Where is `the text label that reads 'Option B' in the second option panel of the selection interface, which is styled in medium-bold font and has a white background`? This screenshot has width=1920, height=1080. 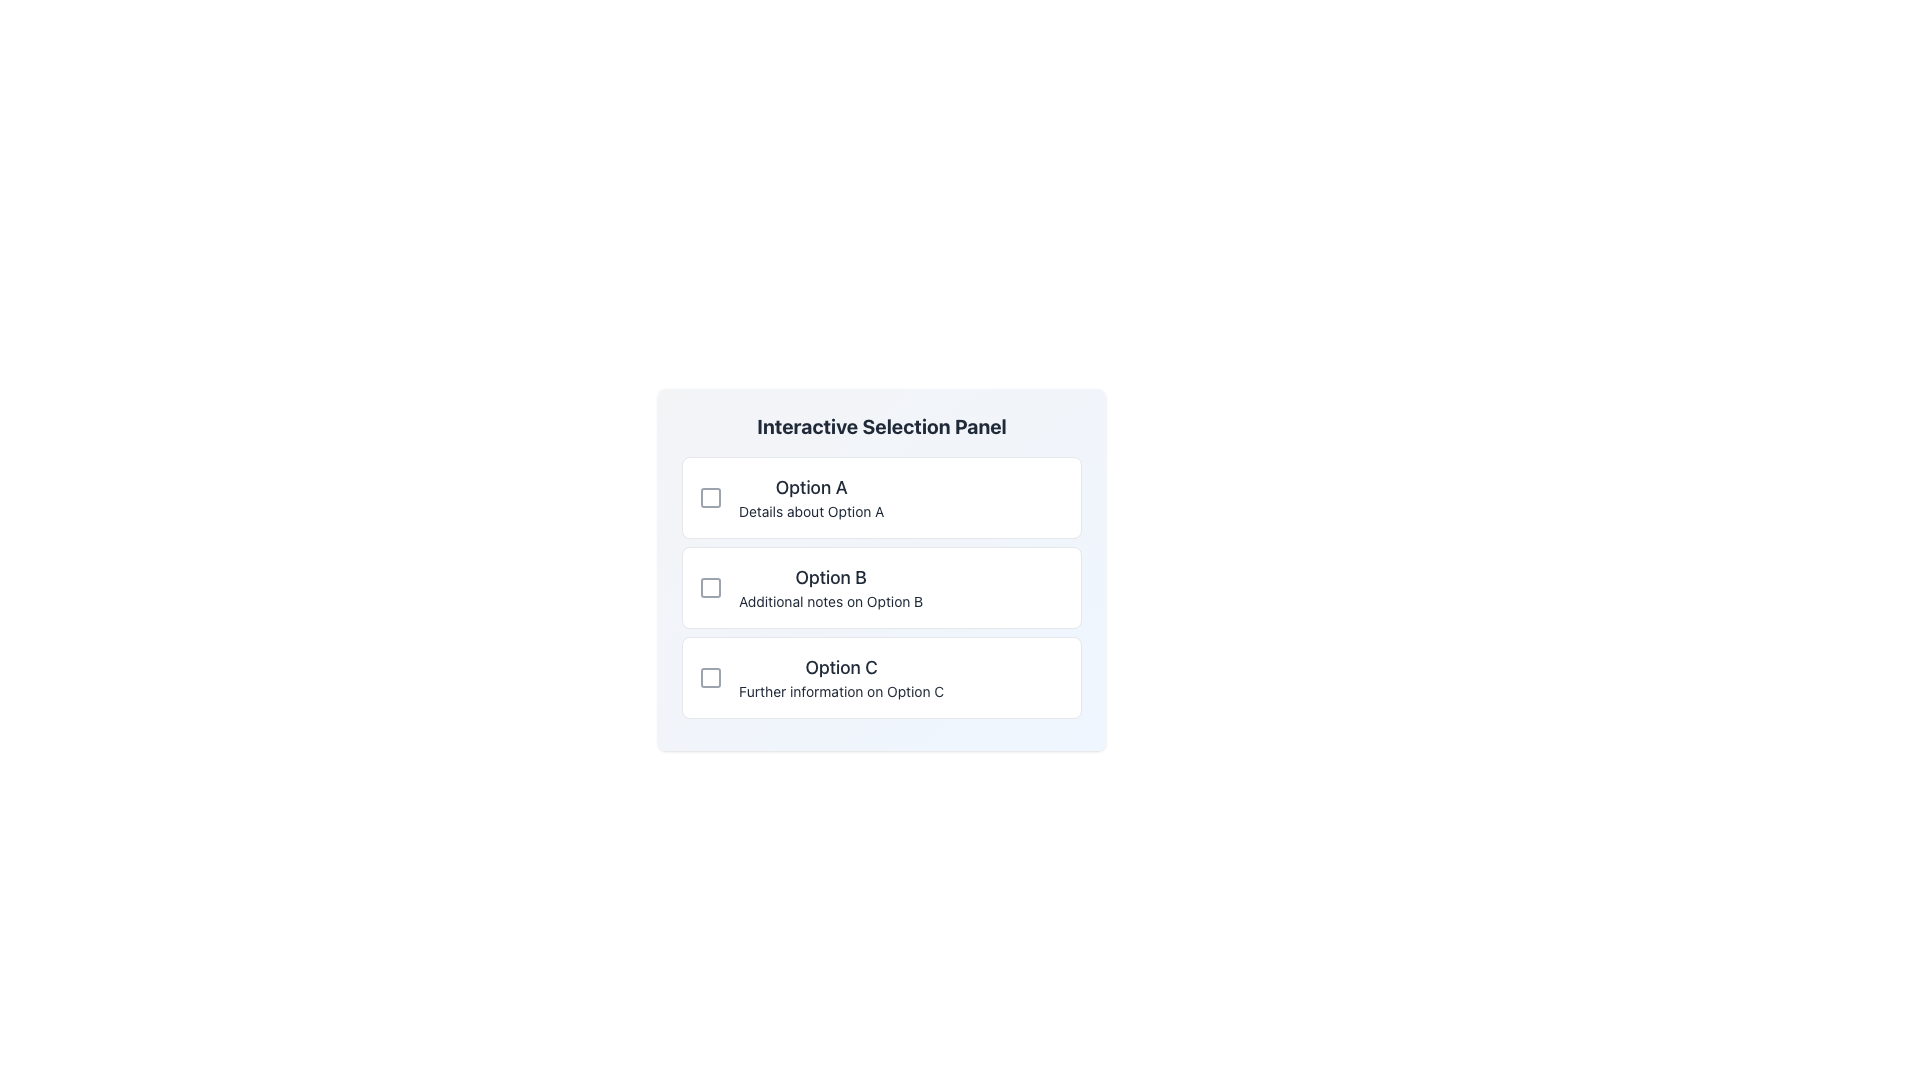
the text label that reads 'Option B' in the second option panel of the selection interface, which is styled in medium-bold font and has a white background is located at coordinates (831, 578).